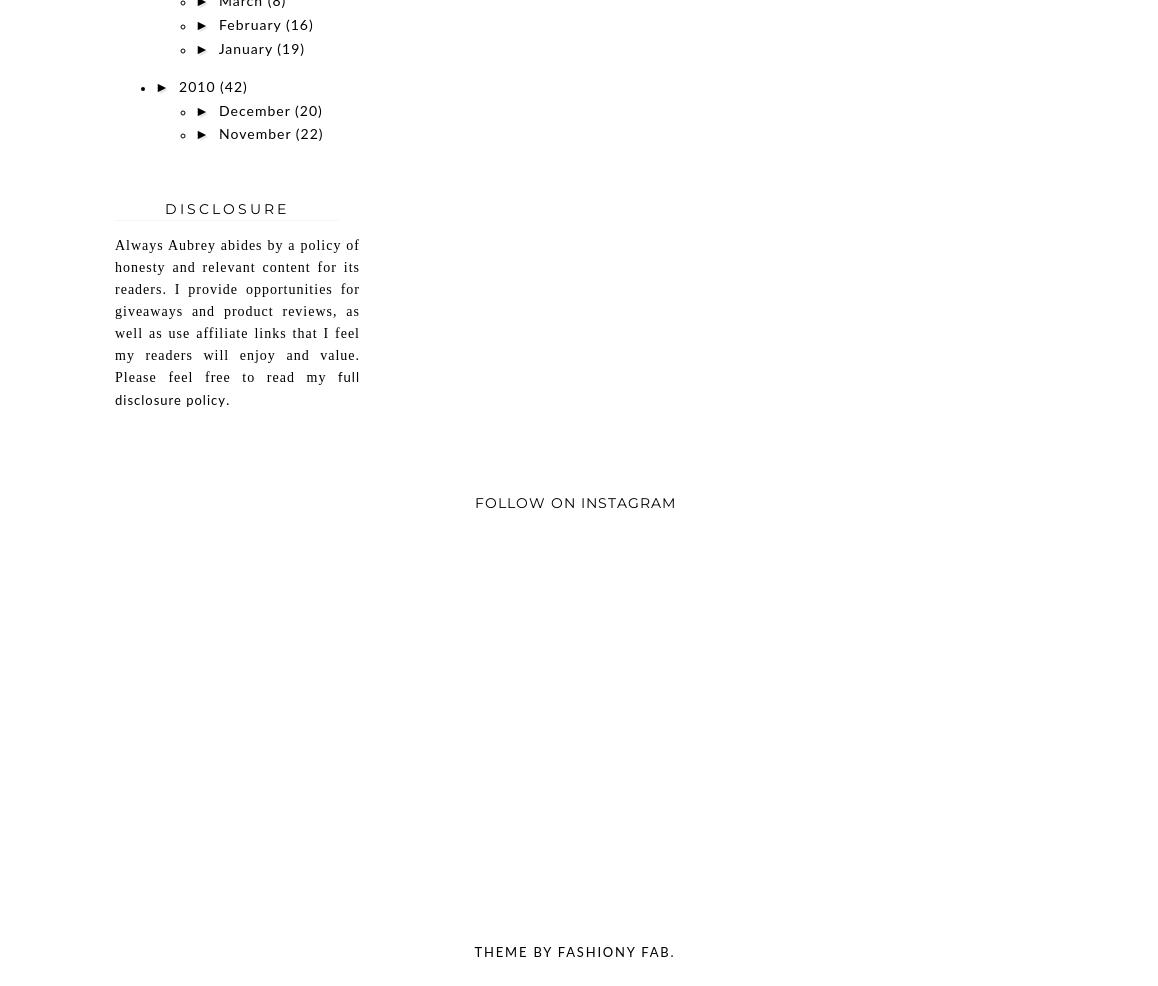 The width and height of the screenshot is (1158, 986). What do you see at coordinates (227, 399) in the screenshot?
I see `'.'` at bounding box center [227, 399].